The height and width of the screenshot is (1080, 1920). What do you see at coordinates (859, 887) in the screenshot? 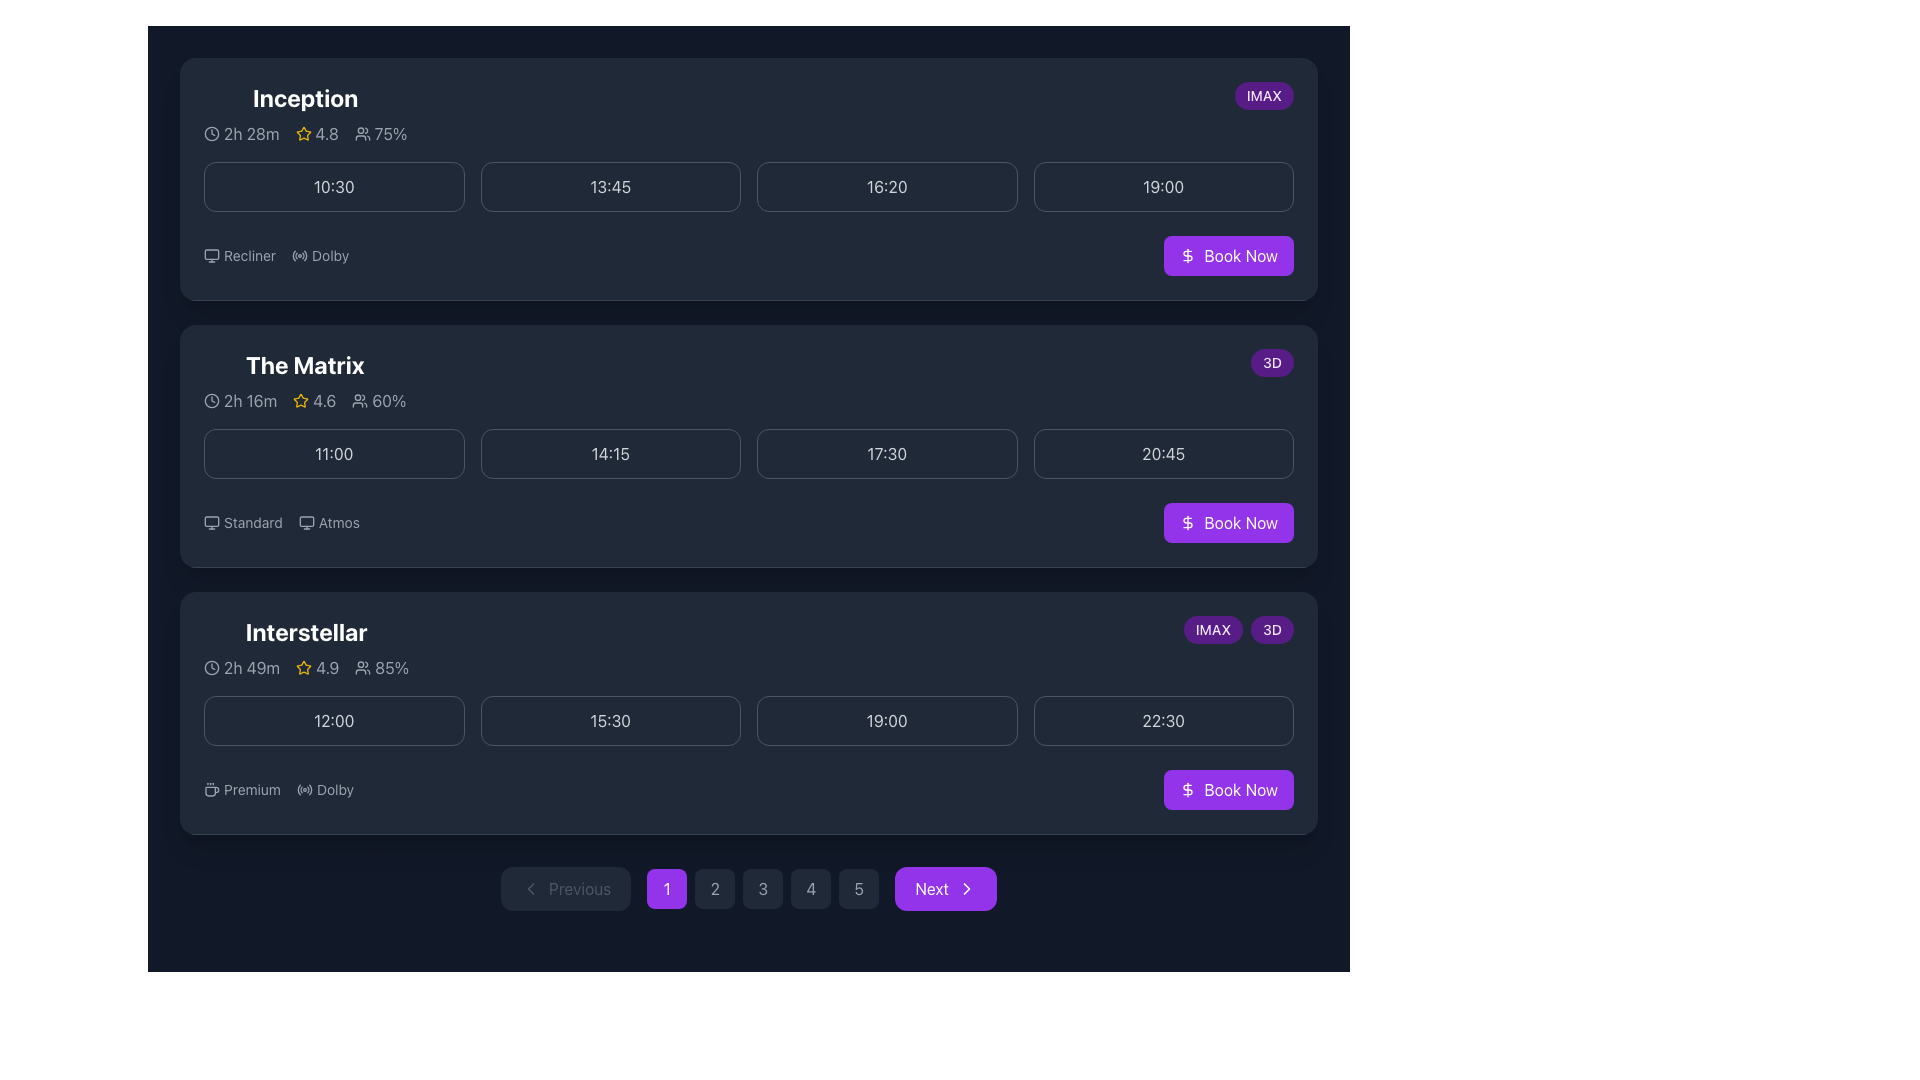
I see `the button labeled '5' located on the rightmost side of the bottom row in the paginated interface` at bounding box center [859, 887].